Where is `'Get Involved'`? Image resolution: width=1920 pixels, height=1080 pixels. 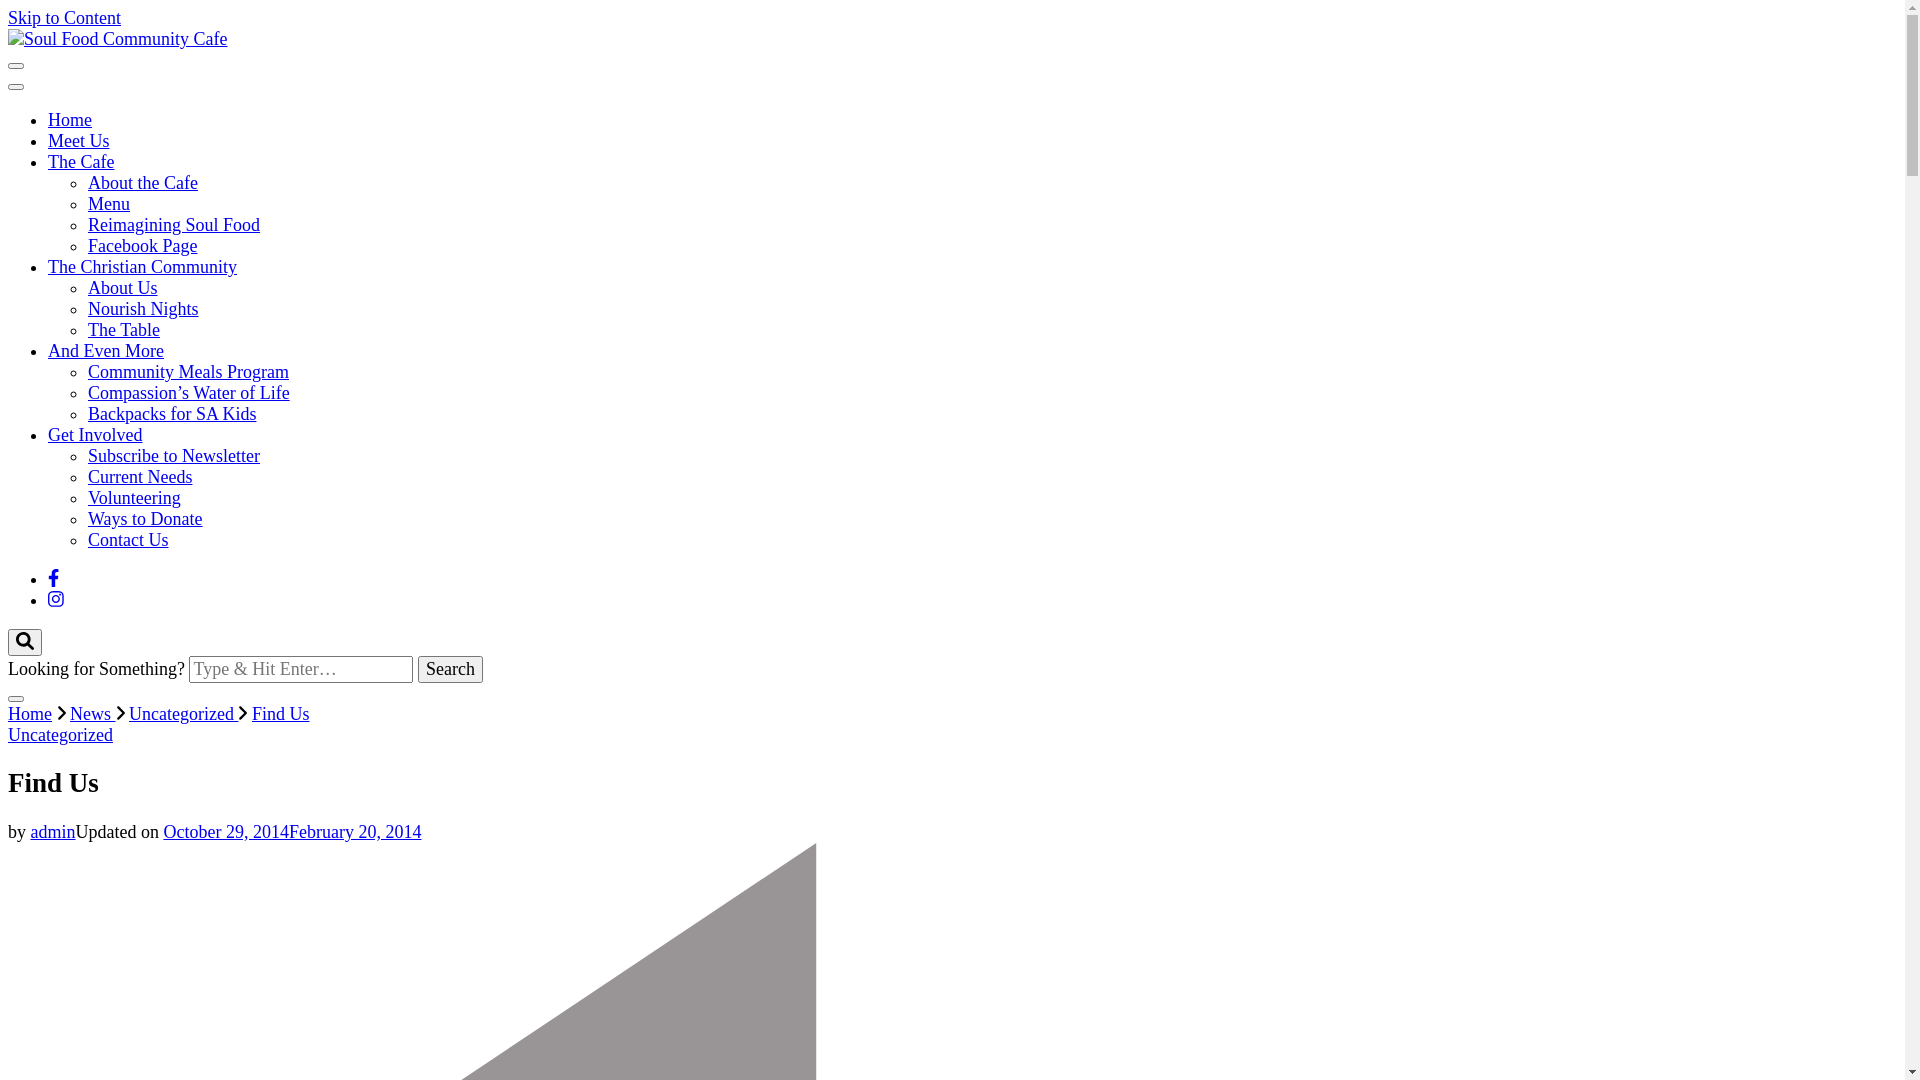
'Get Involved' is located at coordinates (94, 434).